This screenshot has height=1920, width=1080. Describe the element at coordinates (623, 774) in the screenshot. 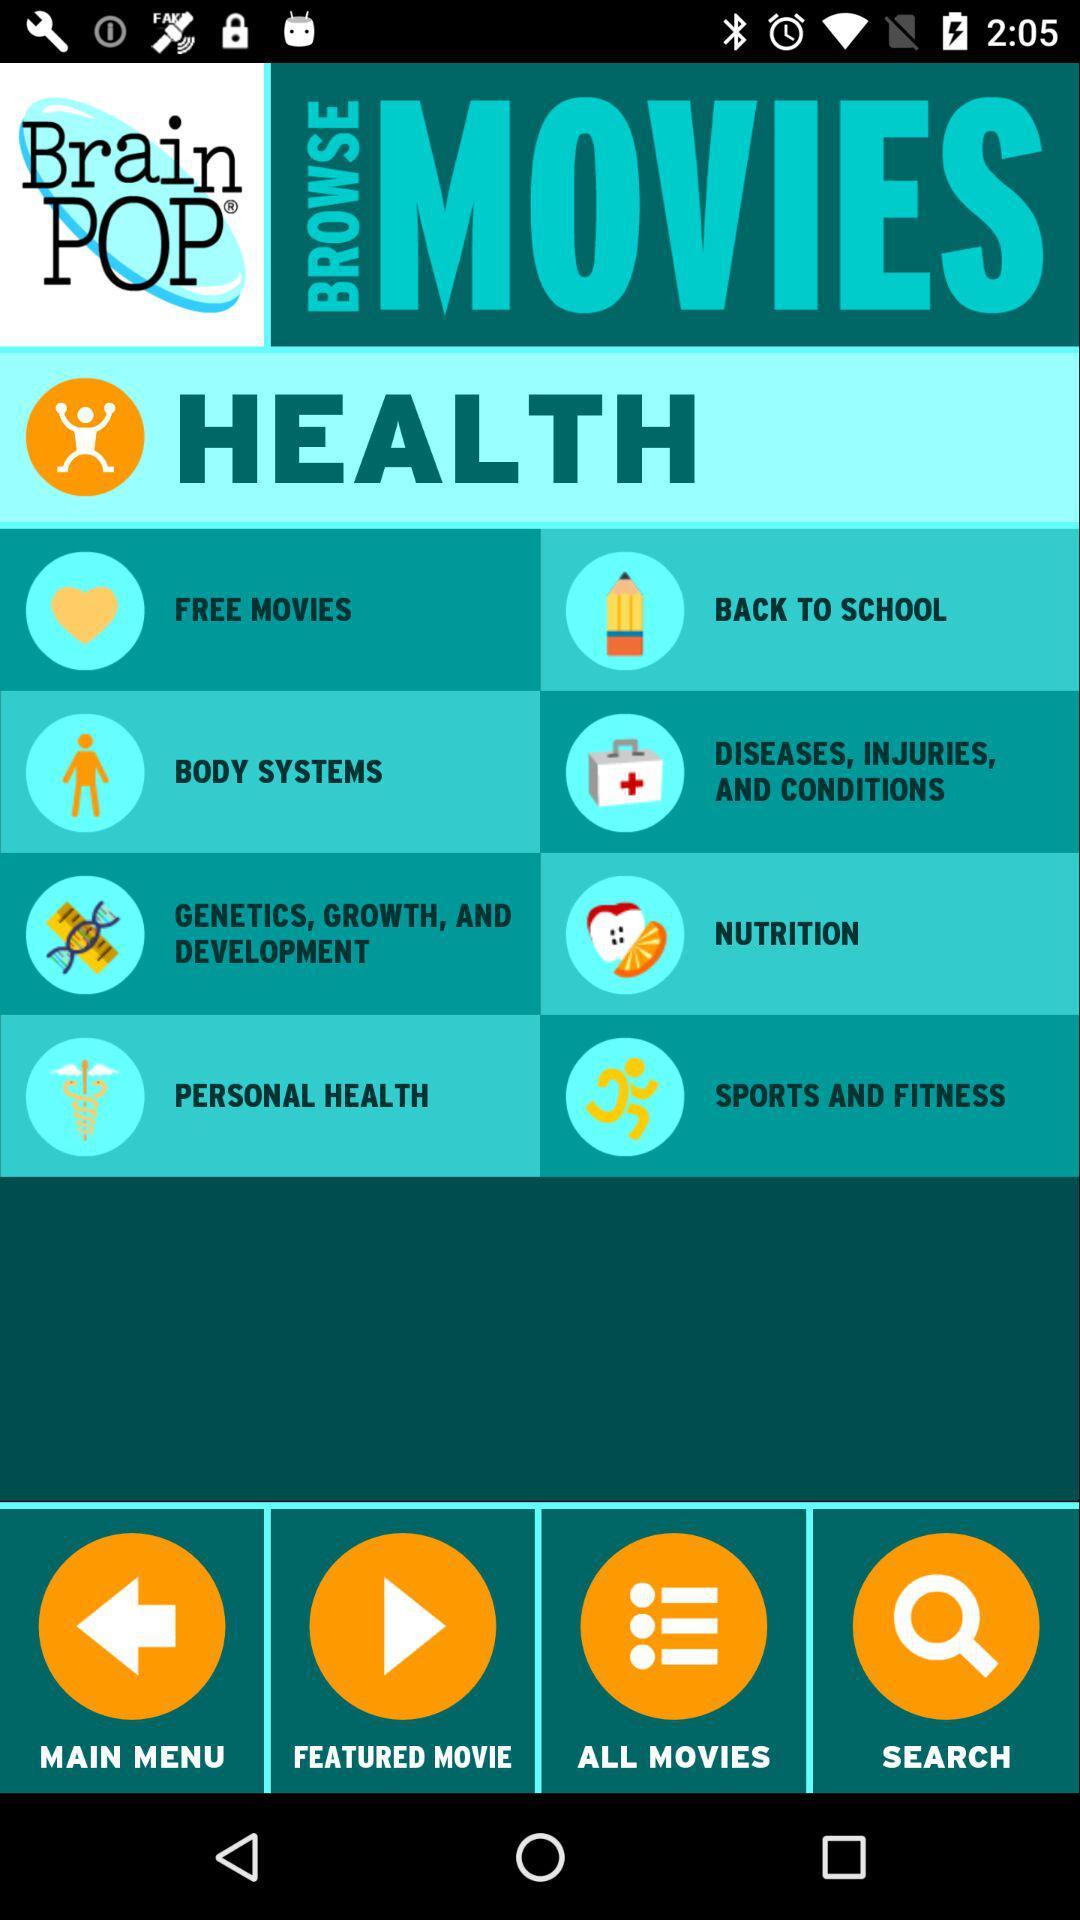

I see `app next to body systems item` at that location.